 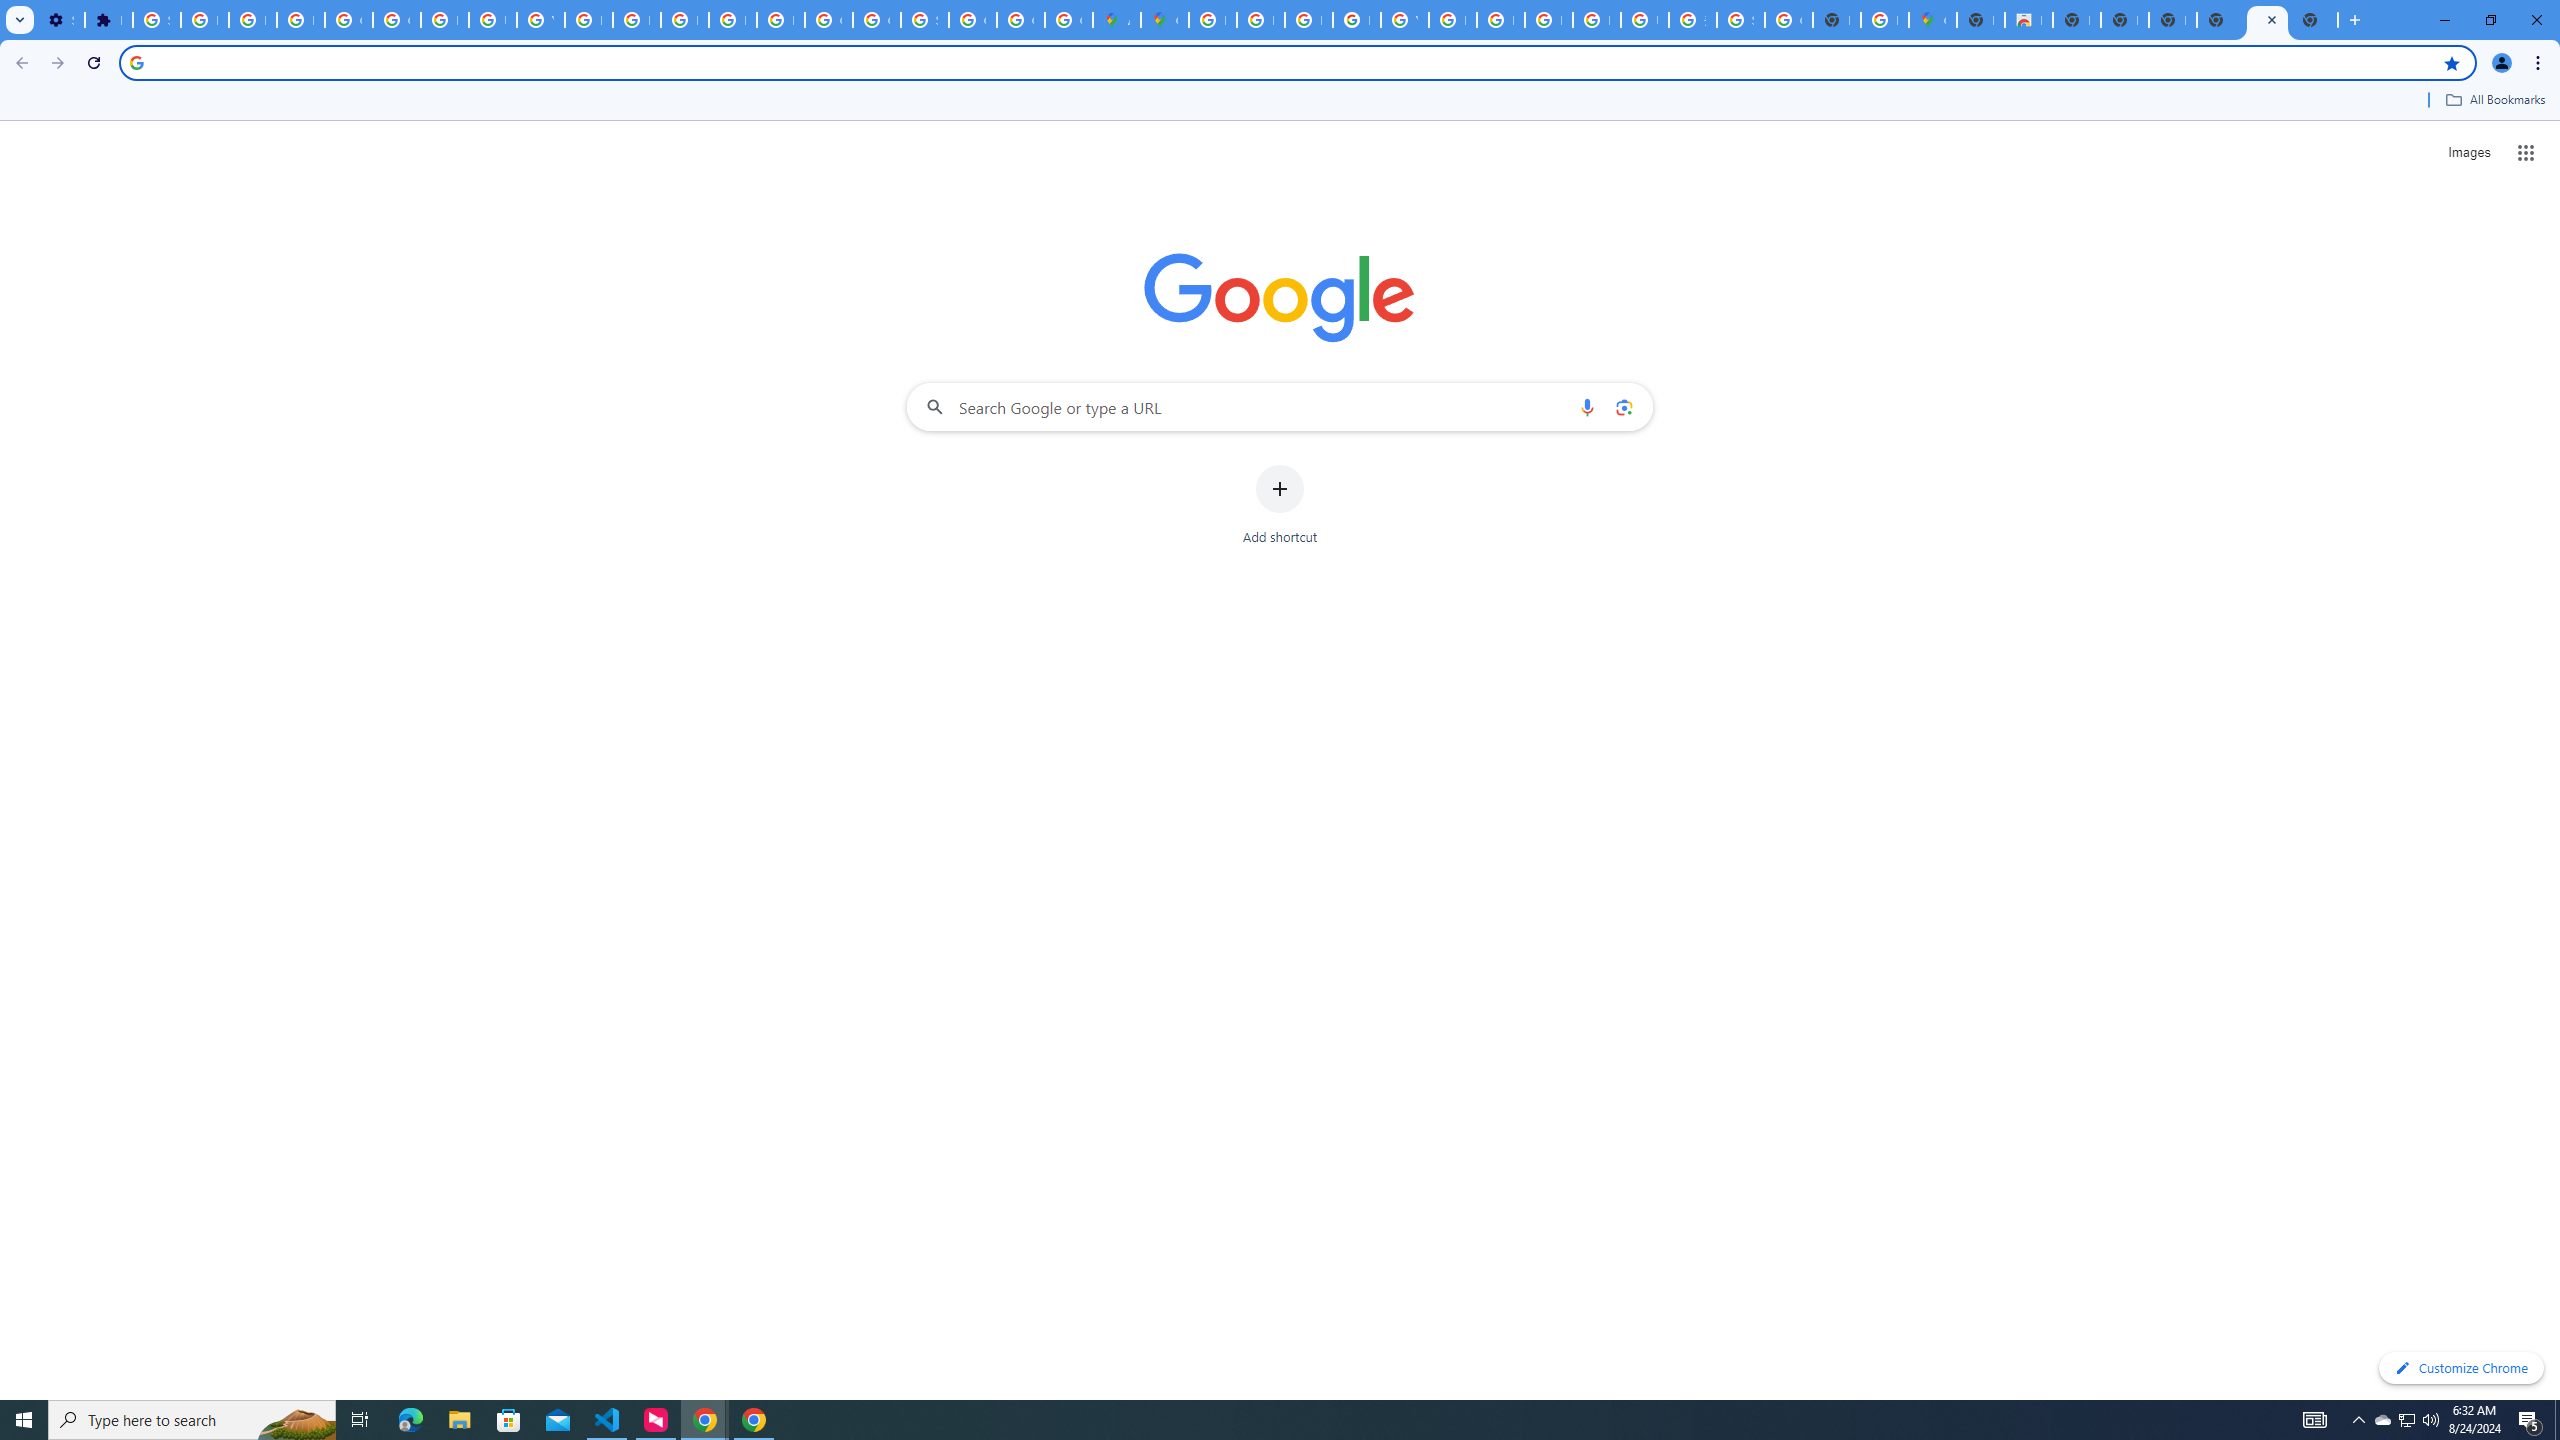 What do you see at coordinates (107, 19) in the screenshot?
I see `'Extensions'` at bounding box center [107, 19].